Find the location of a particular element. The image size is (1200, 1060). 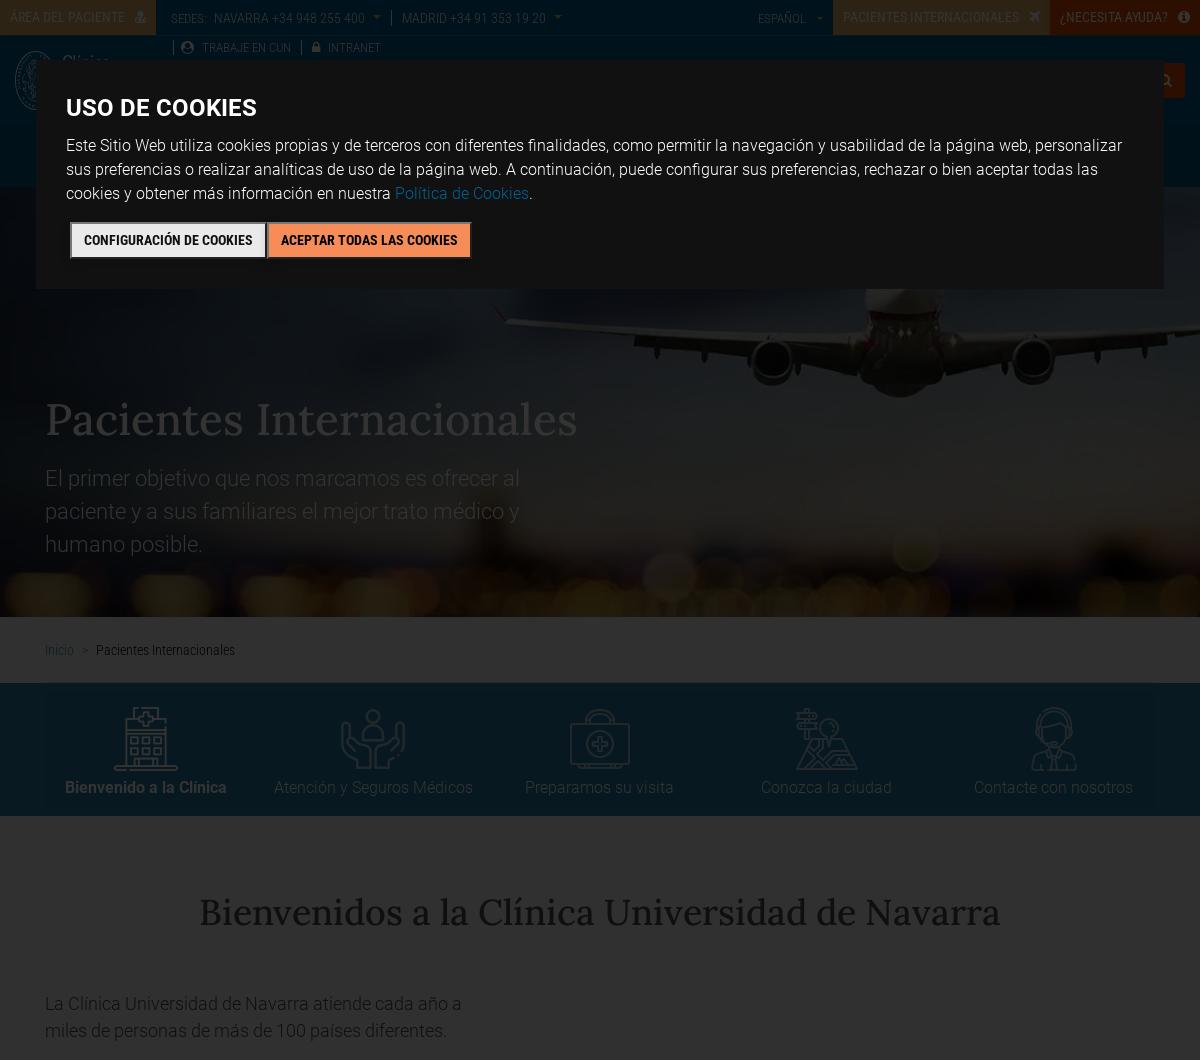

'Sedes' is located at coordinates (437, 154).